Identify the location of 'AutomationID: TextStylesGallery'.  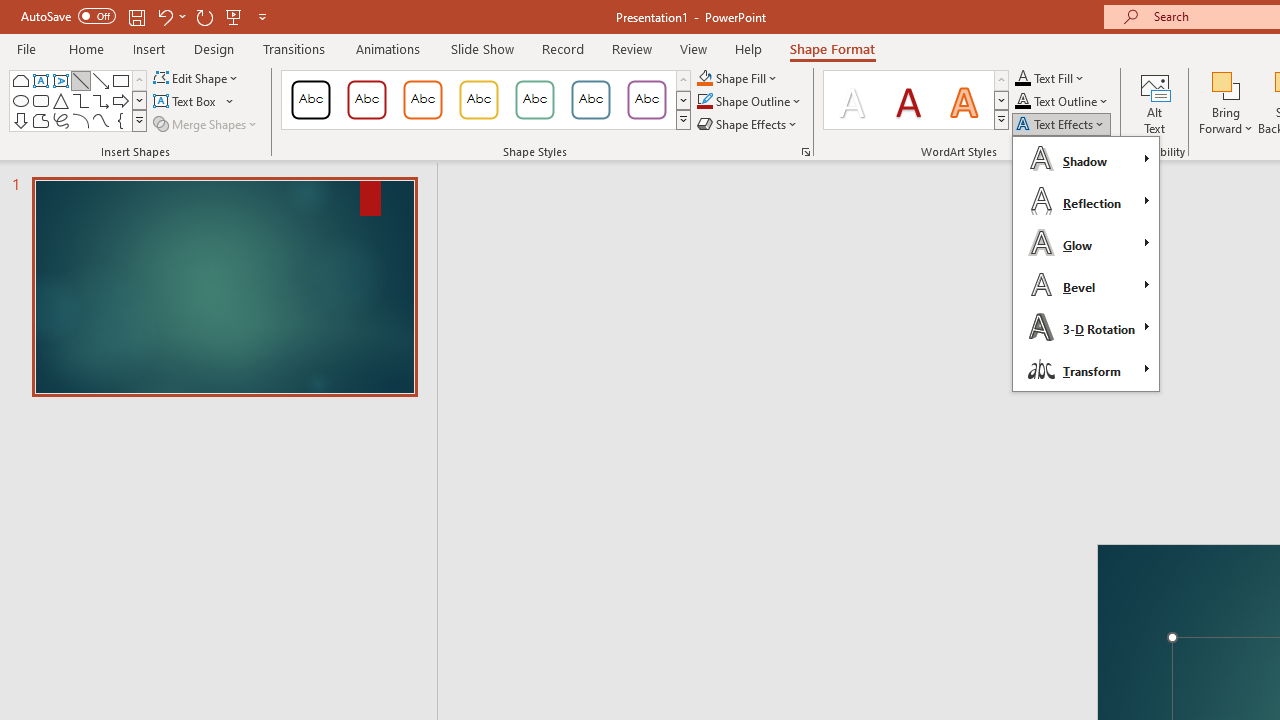
(916, 100).